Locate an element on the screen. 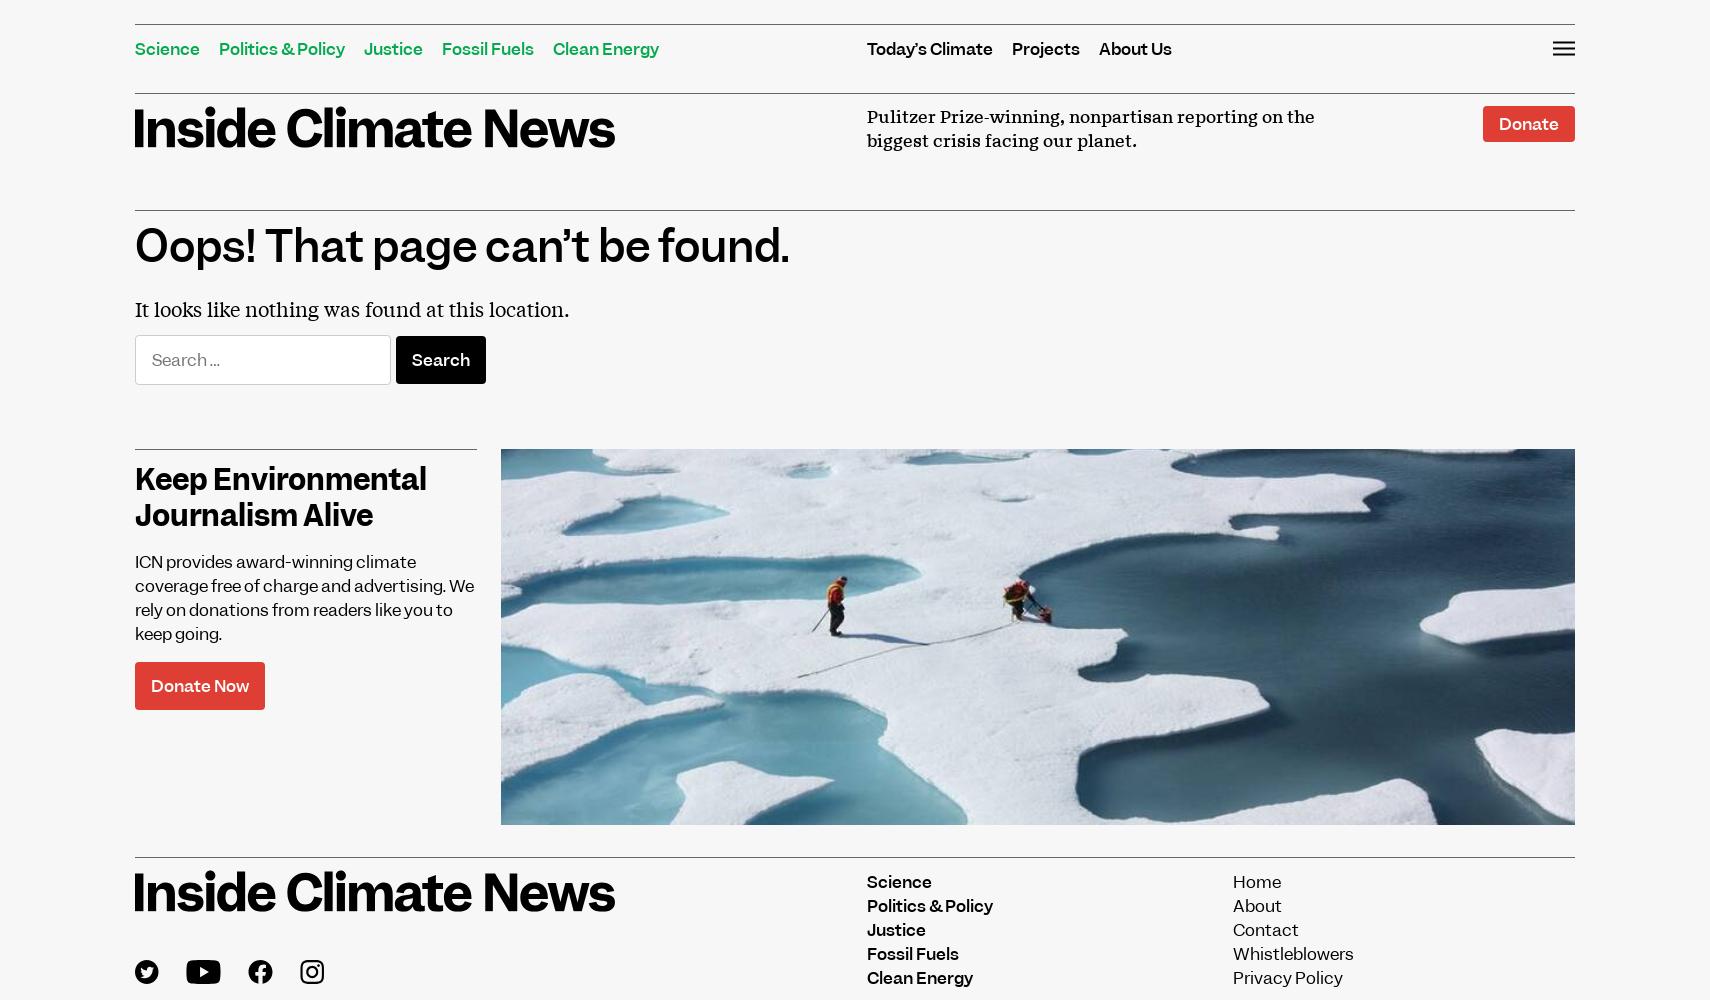 The height and width of the screenshot is (1000, 1710). 'About' is located at coordinates (1232, 905).